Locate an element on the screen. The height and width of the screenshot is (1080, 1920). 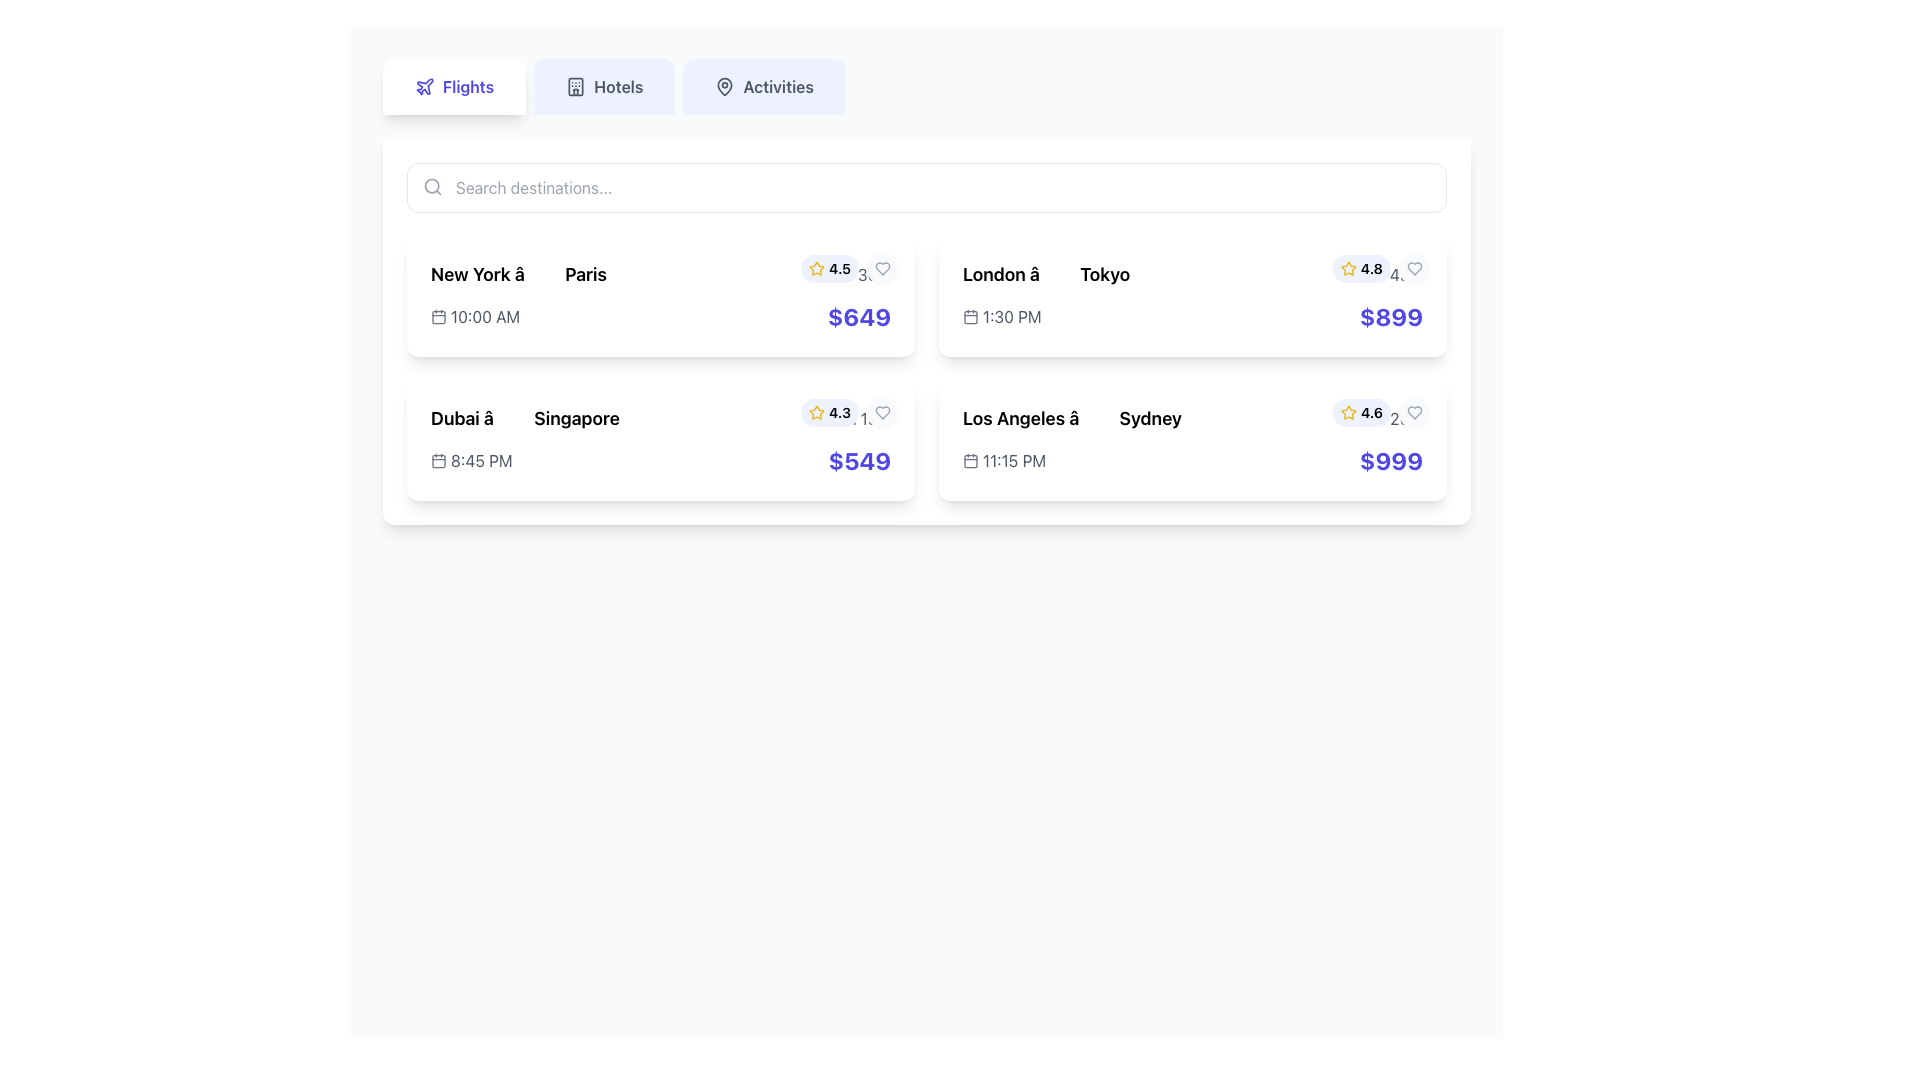
the label displaying a clock icon followed by '10:00 AM' positioned beneath the 'New York â Paris' title and to the left of the '$649' price indicator is located at coordinates (474, 315).